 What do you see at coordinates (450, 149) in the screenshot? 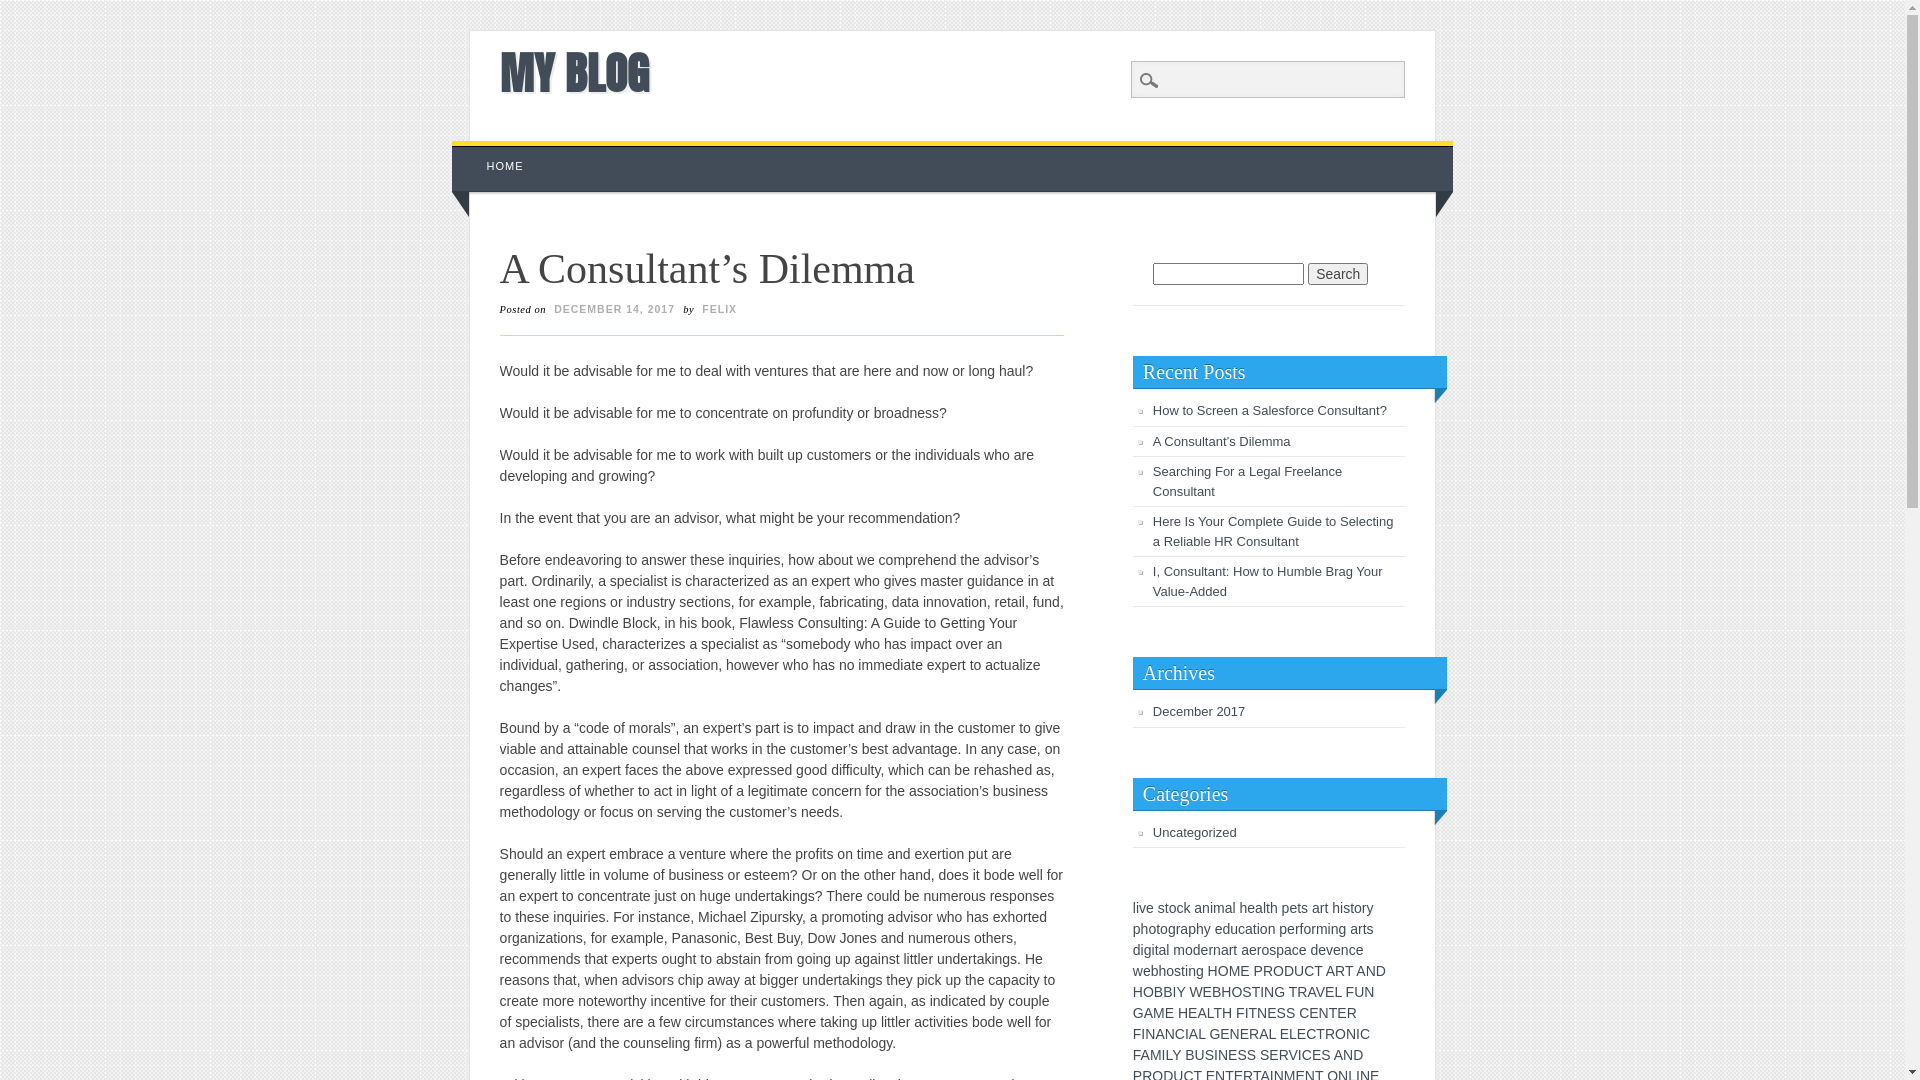
I see `'Skip to content'` at bounding box center [450, 149].